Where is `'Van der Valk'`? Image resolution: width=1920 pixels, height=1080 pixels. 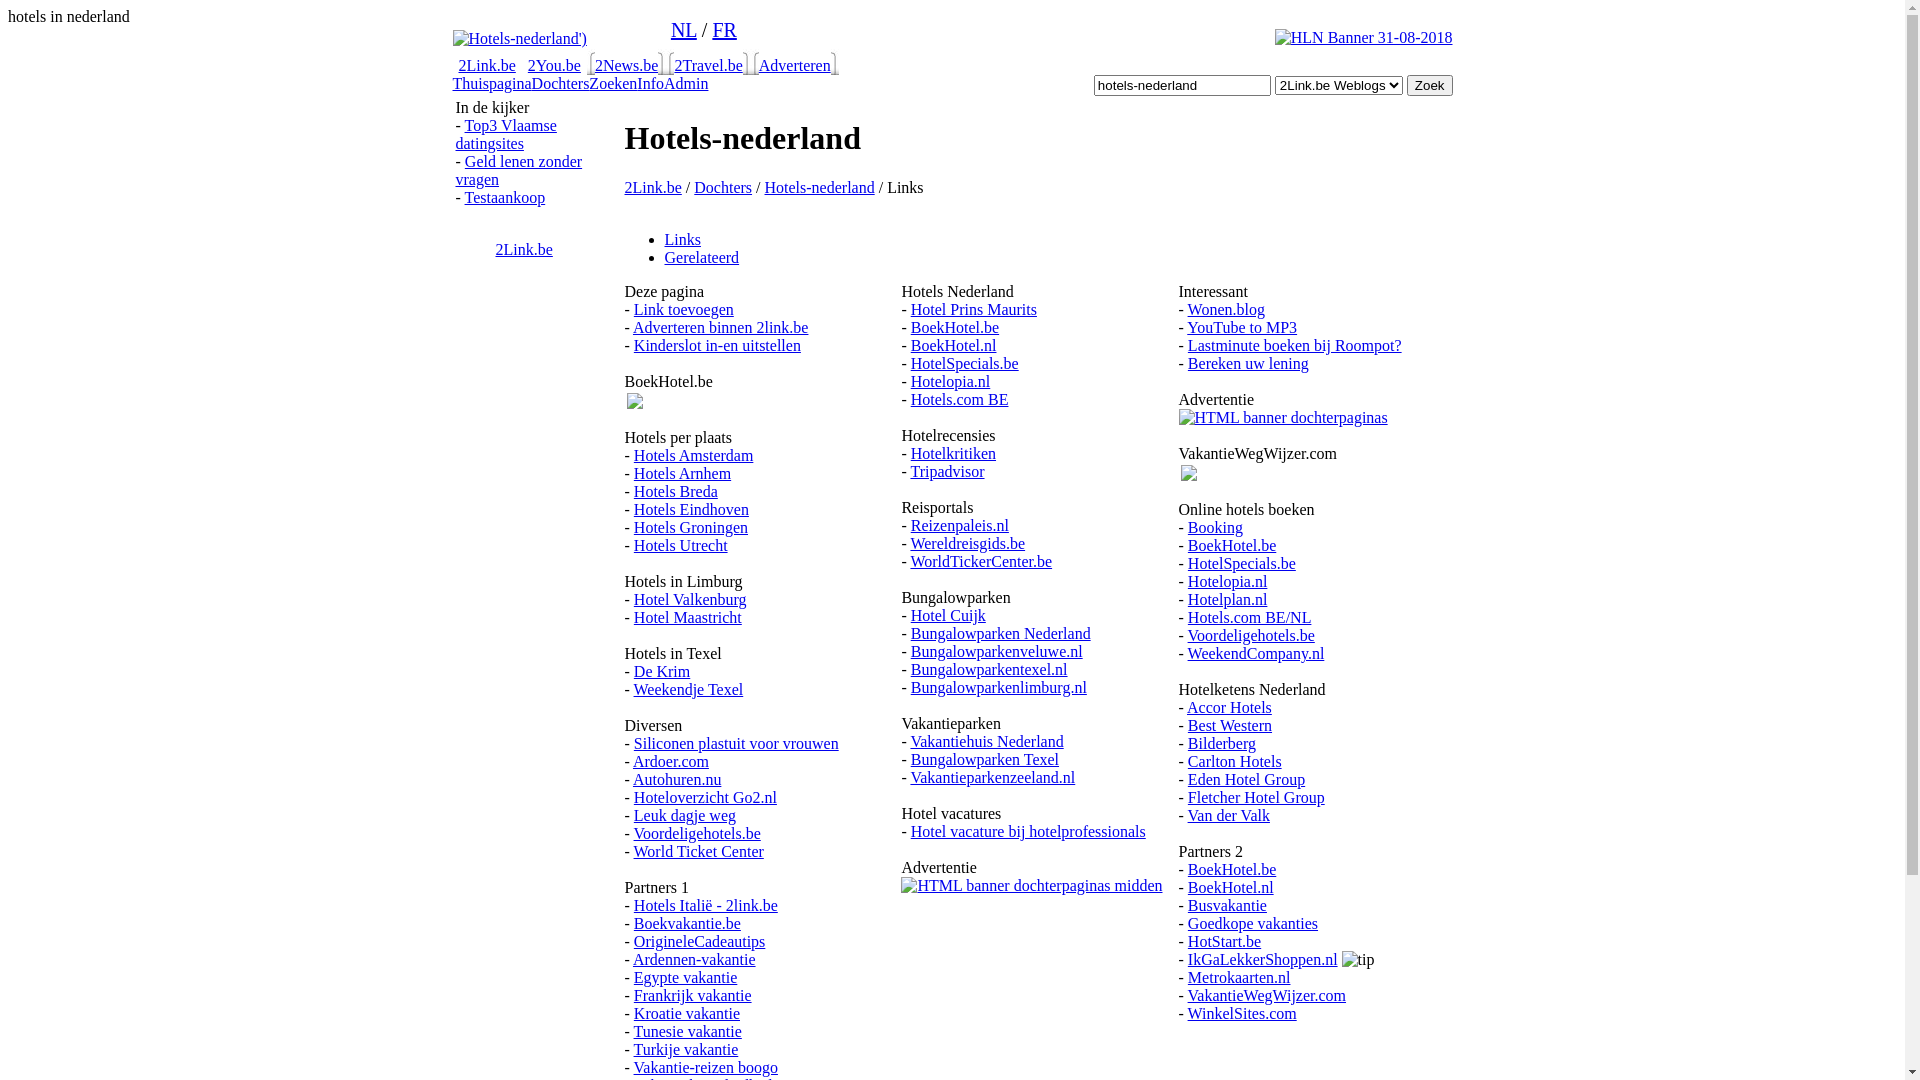
'Van der Valk' is located at coordinates (1227, 815).